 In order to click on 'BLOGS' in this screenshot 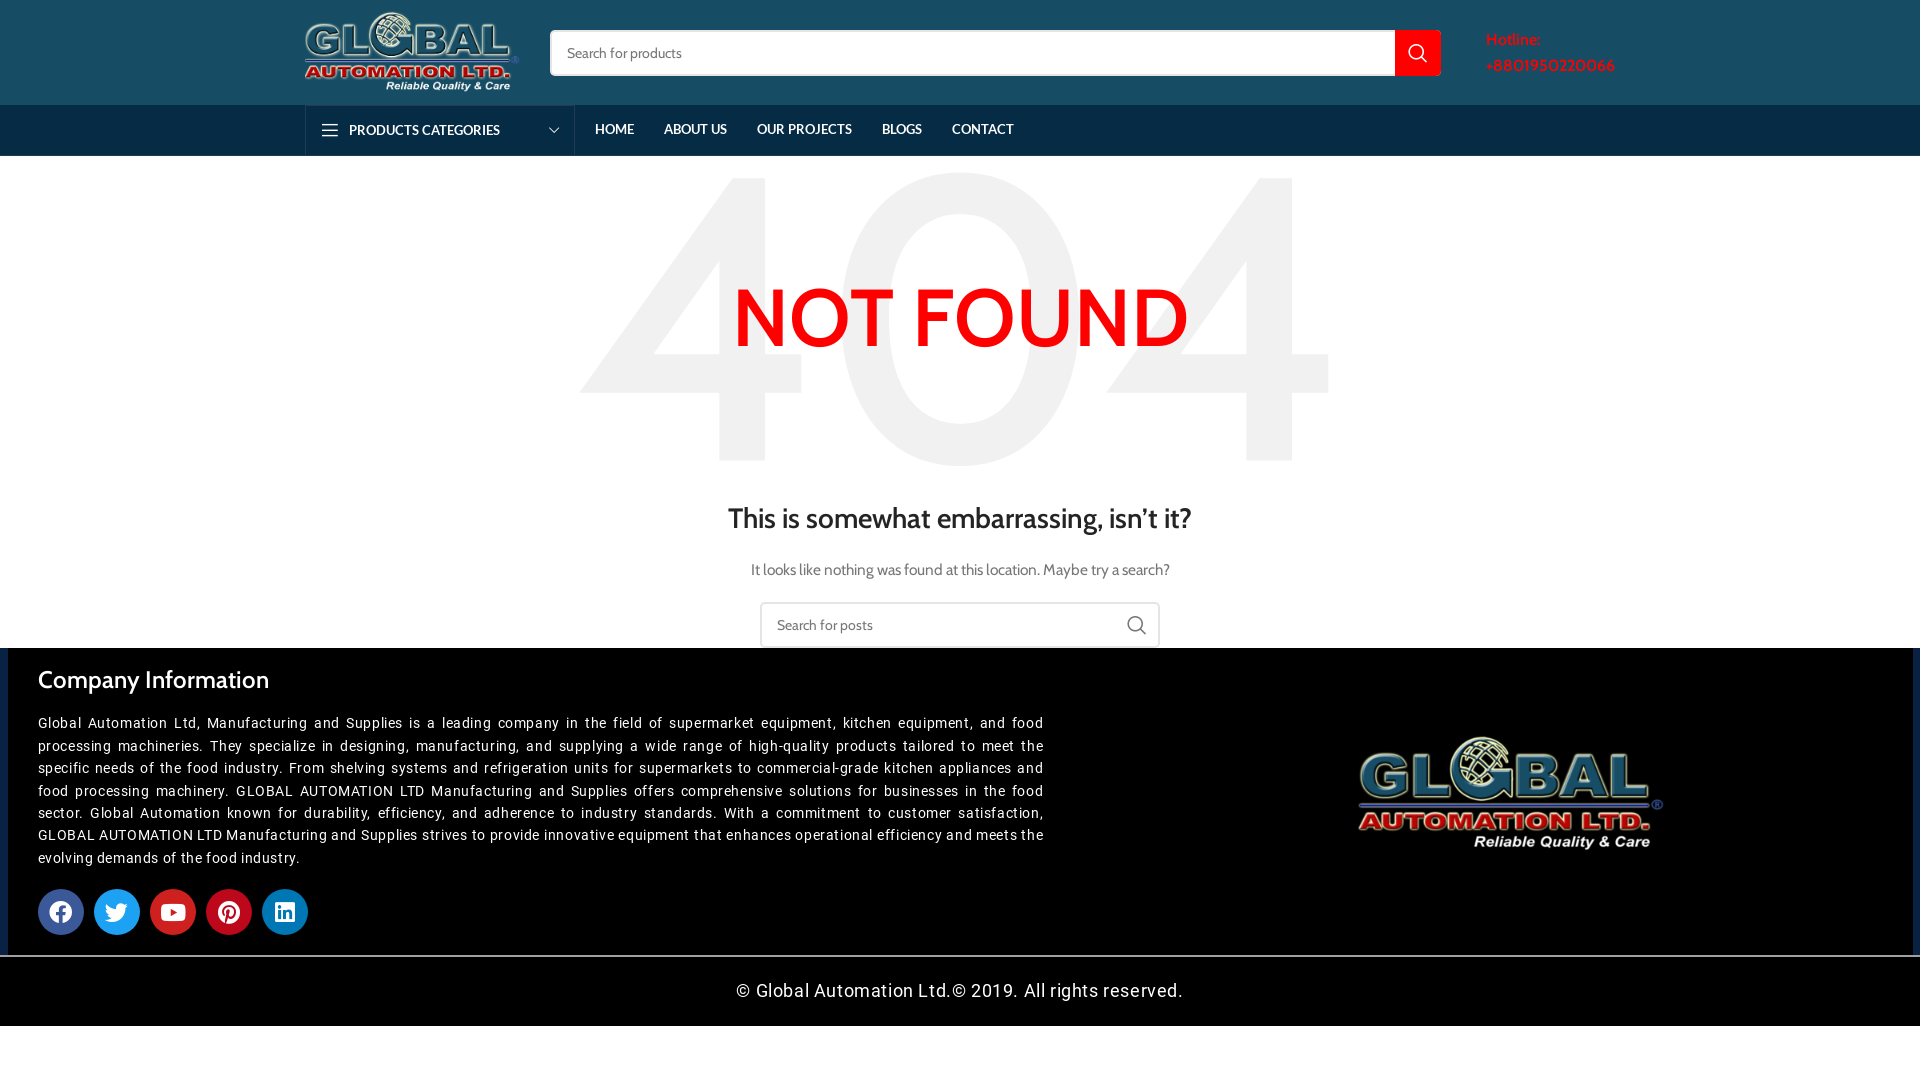, I will do `click(901, 130)`.